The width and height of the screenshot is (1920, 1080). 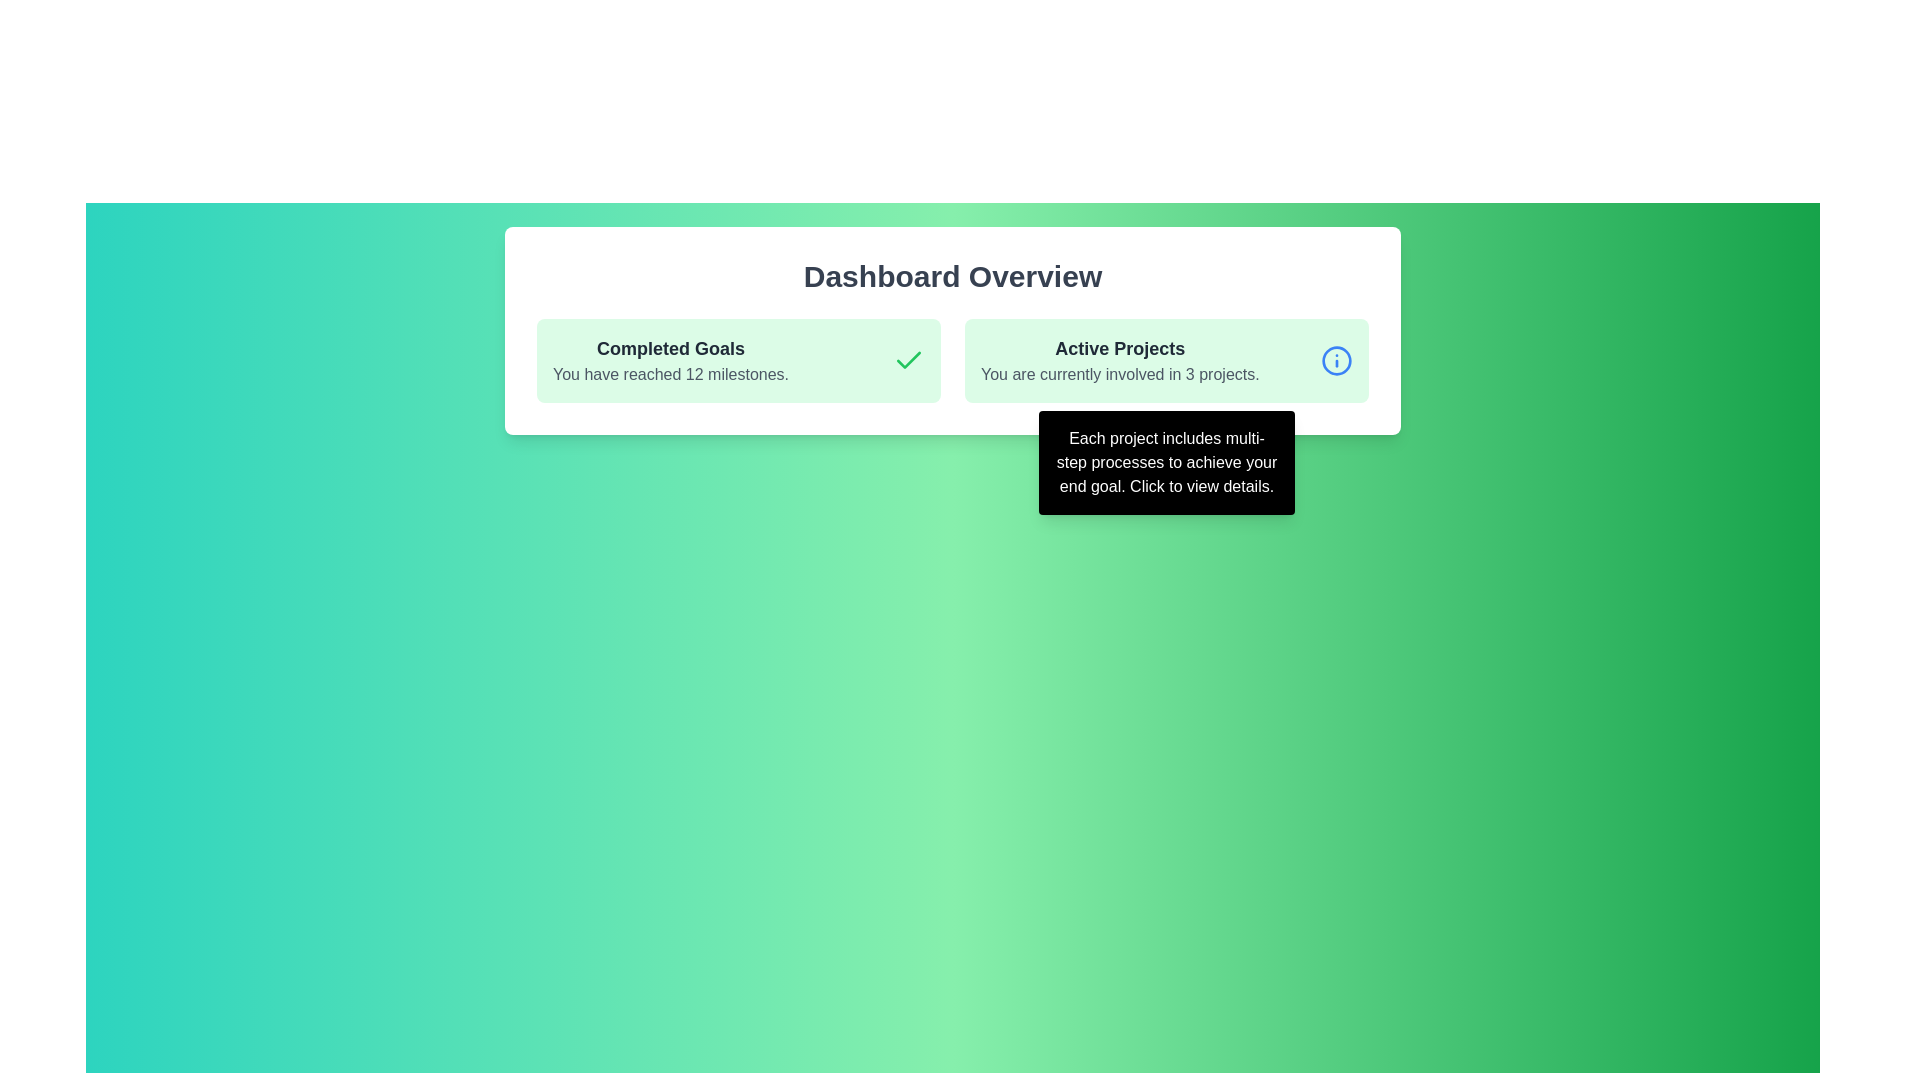 I want to click on information displayed in the tooltip located below the 'Active Projects' section, which provides additional details about the section, so click(x=1166, y=462).